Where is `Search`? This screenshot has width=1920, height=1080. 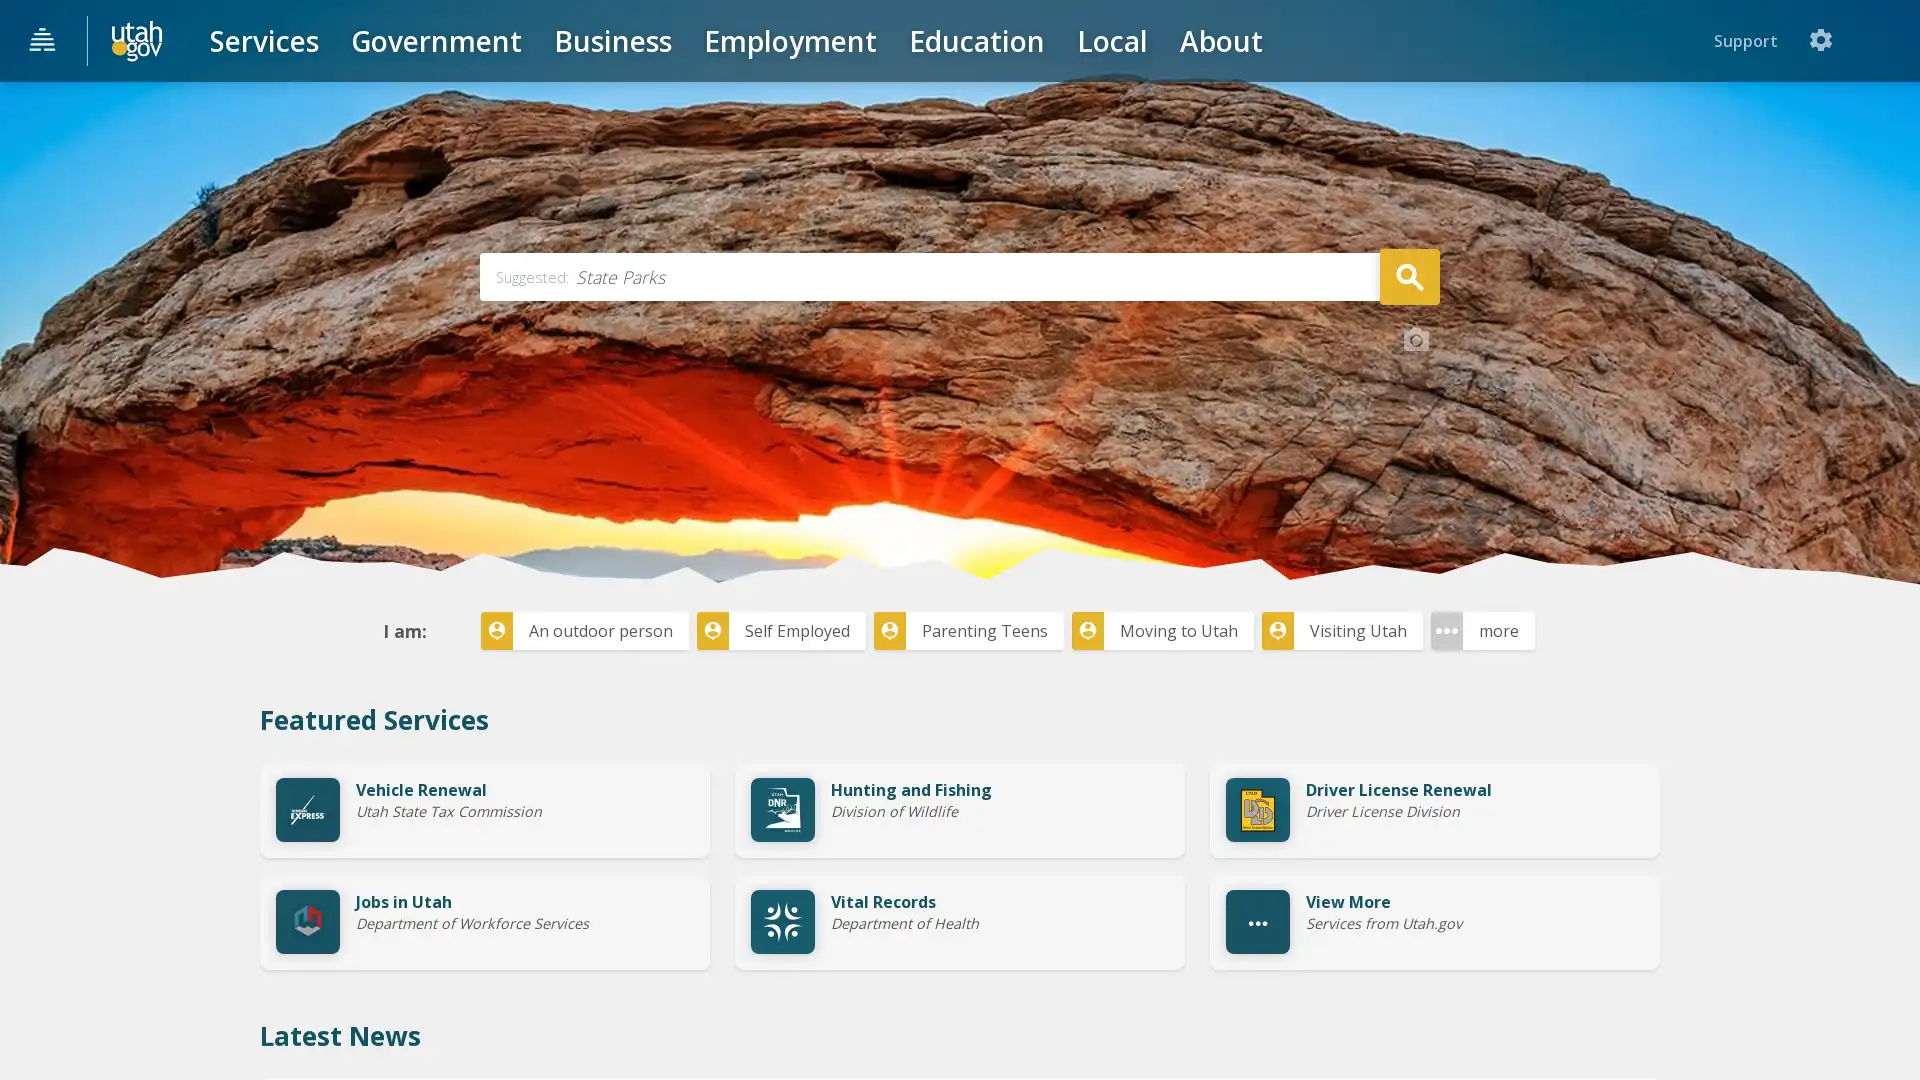 Search is located at coordinates (1408, 423).